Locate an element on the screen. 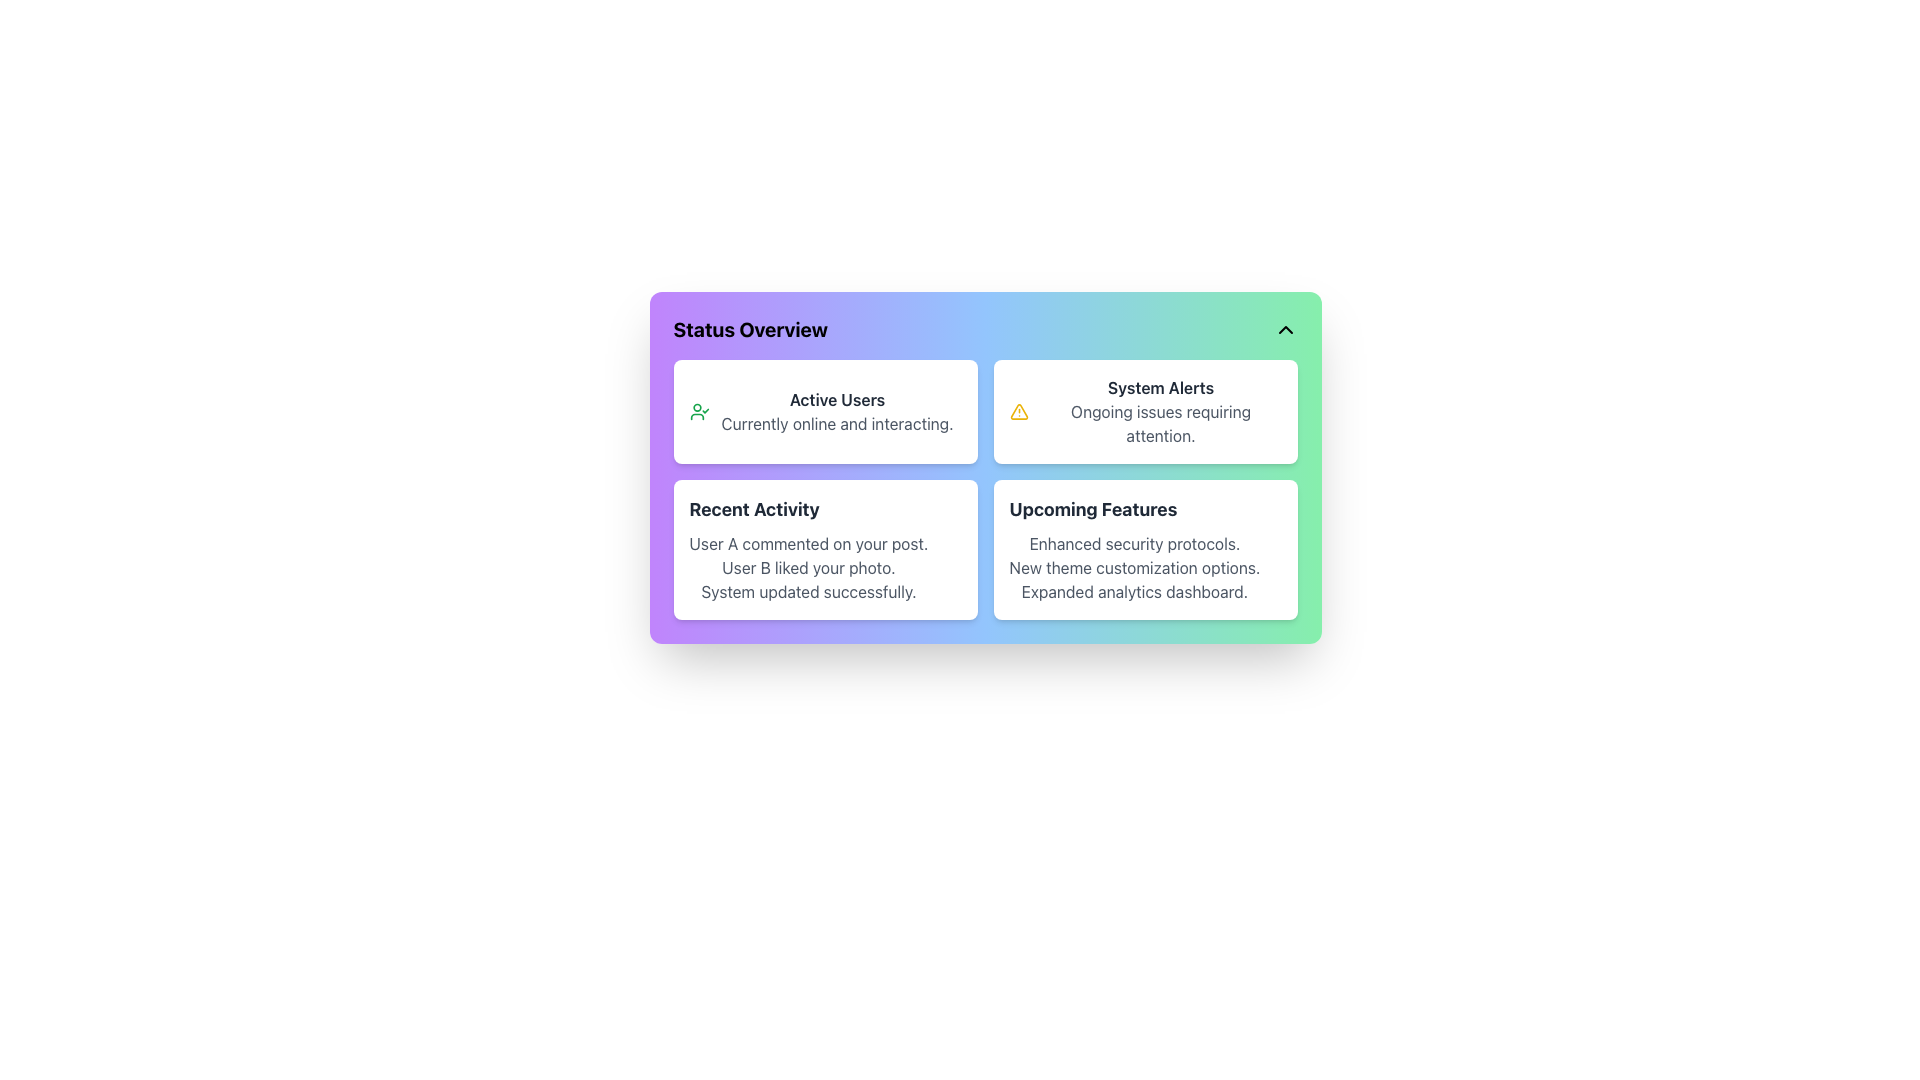 The height and width of the screenshot is (1080, 1920). the textual block displaying notifications in the 'Recent Activity' section, which includes messages like 'User A commented on your post.' is located at coordinates (808, 567).